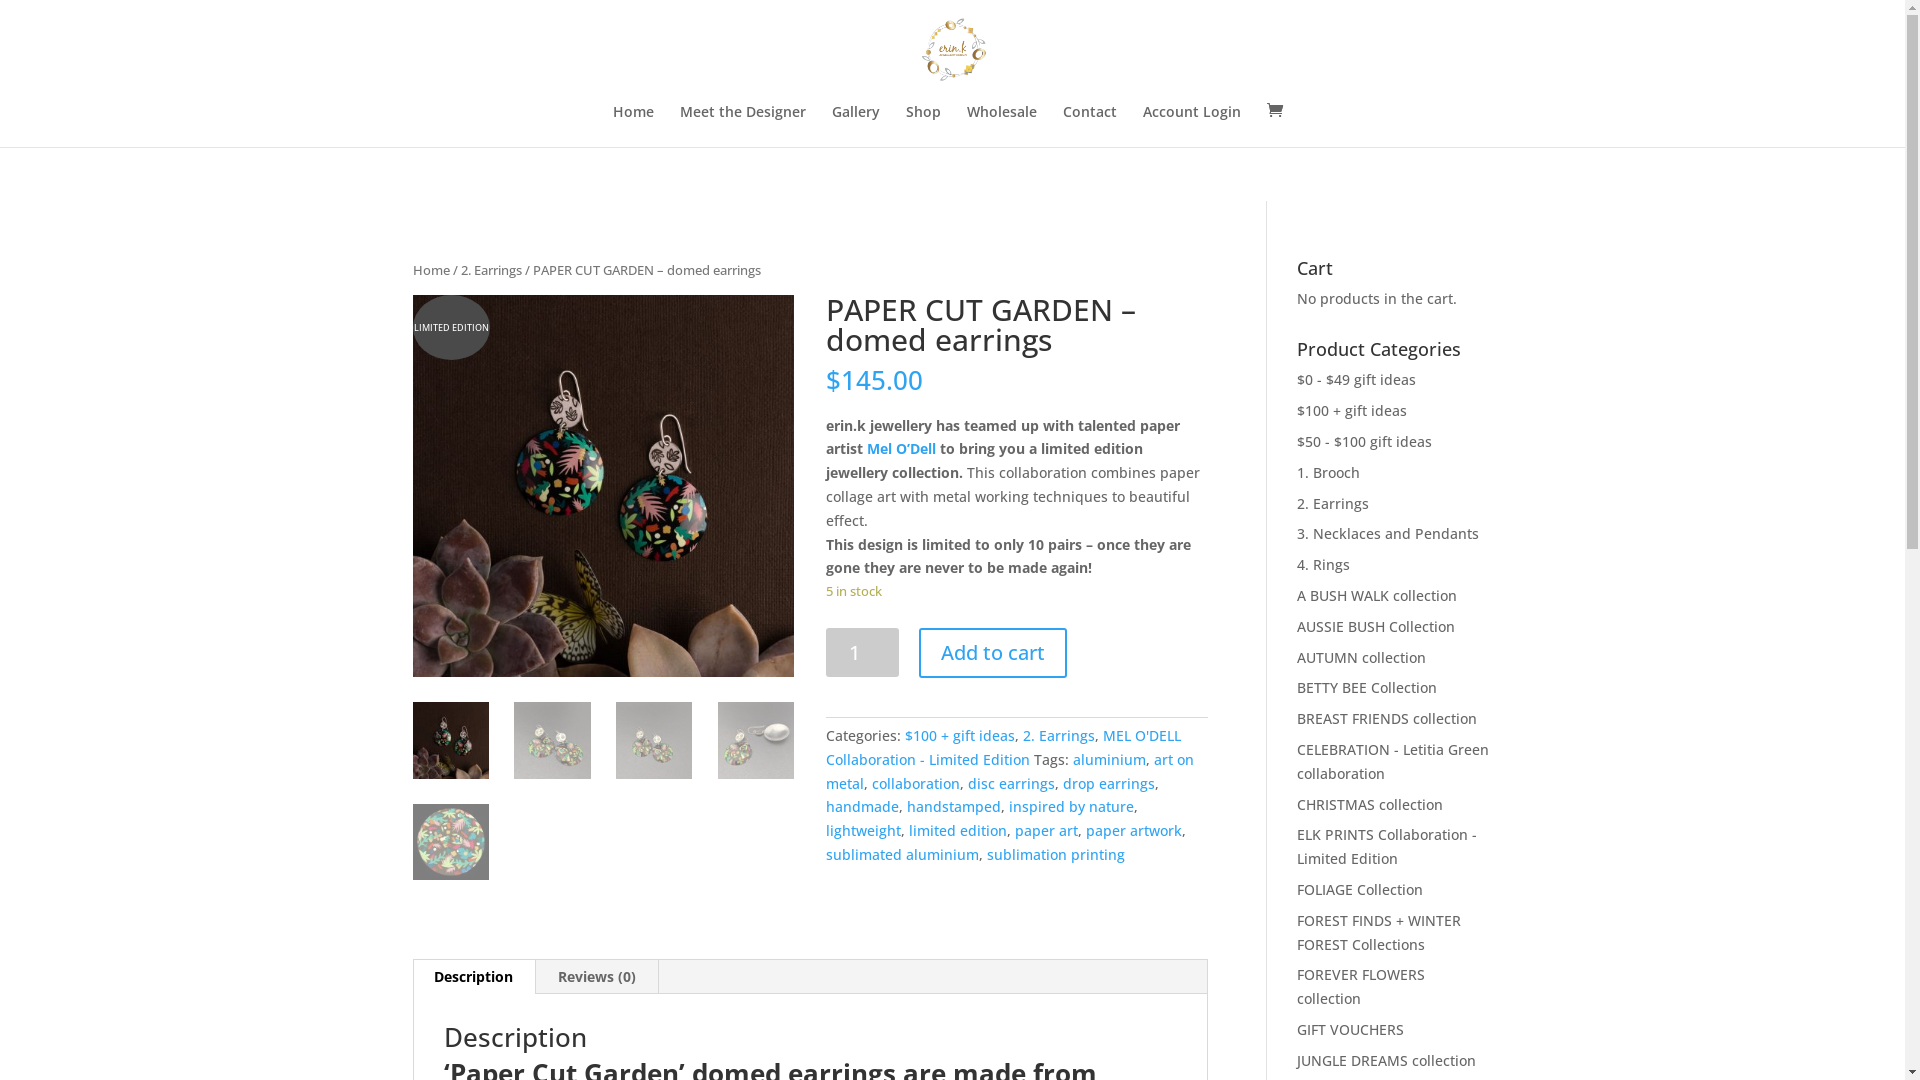  I want to click on '+', so click(1879, 27).